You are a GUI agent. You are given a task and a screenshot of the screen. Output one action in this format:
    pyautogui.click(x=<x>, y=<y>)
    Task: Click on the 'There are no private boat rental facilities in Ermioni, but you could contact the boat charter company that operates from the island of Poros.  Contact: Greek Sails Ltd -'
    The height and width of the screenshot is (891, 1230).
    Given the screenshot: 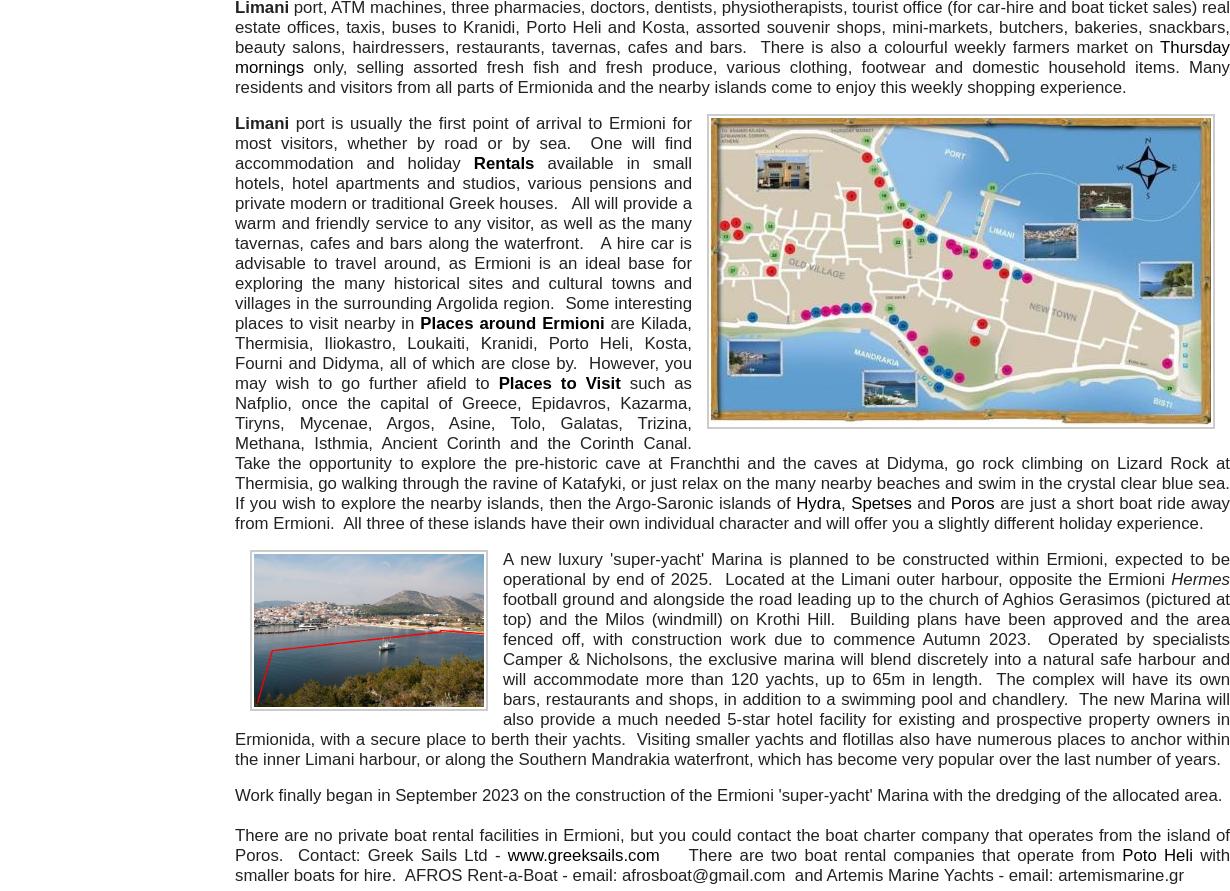 What is the action you would take?
    pyautogui.click(x=732, y=844)
    